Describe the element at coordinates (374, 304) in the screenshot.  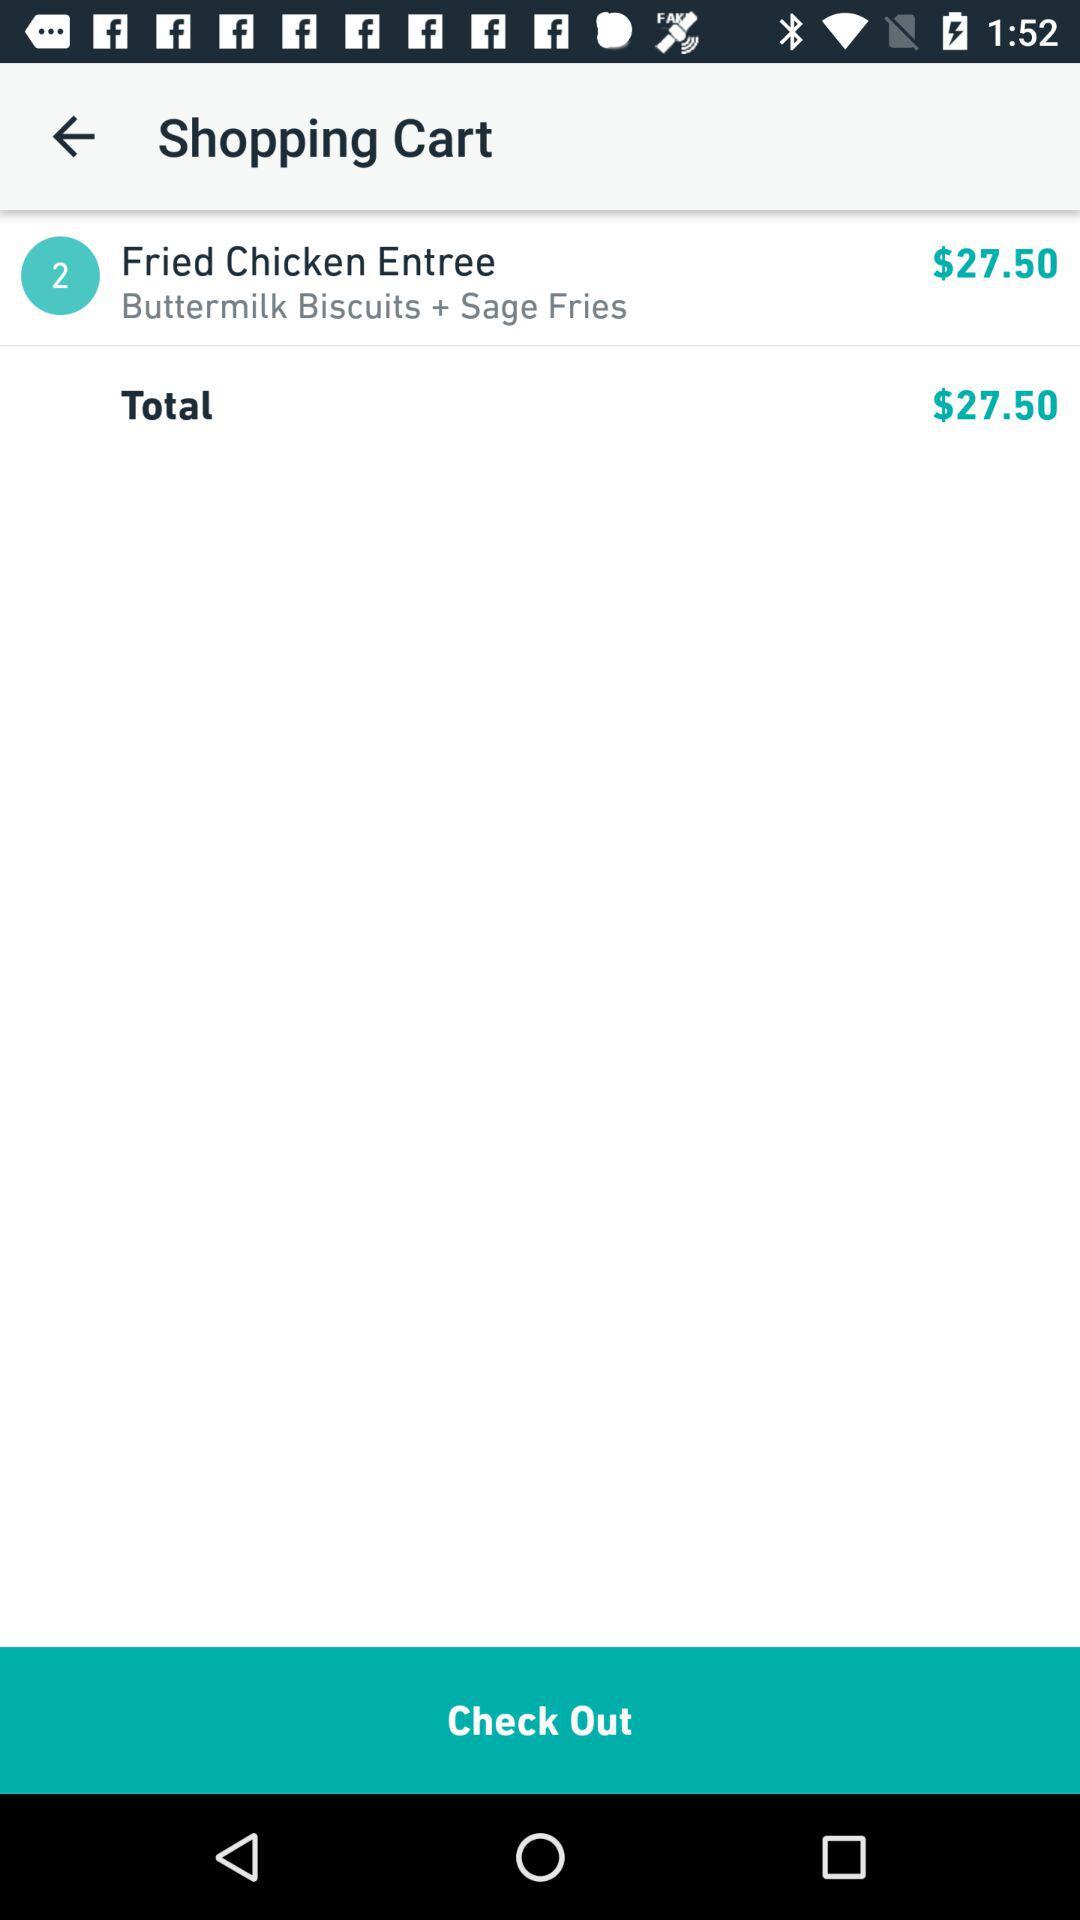
I see `item to the right of 2 app` at that location.